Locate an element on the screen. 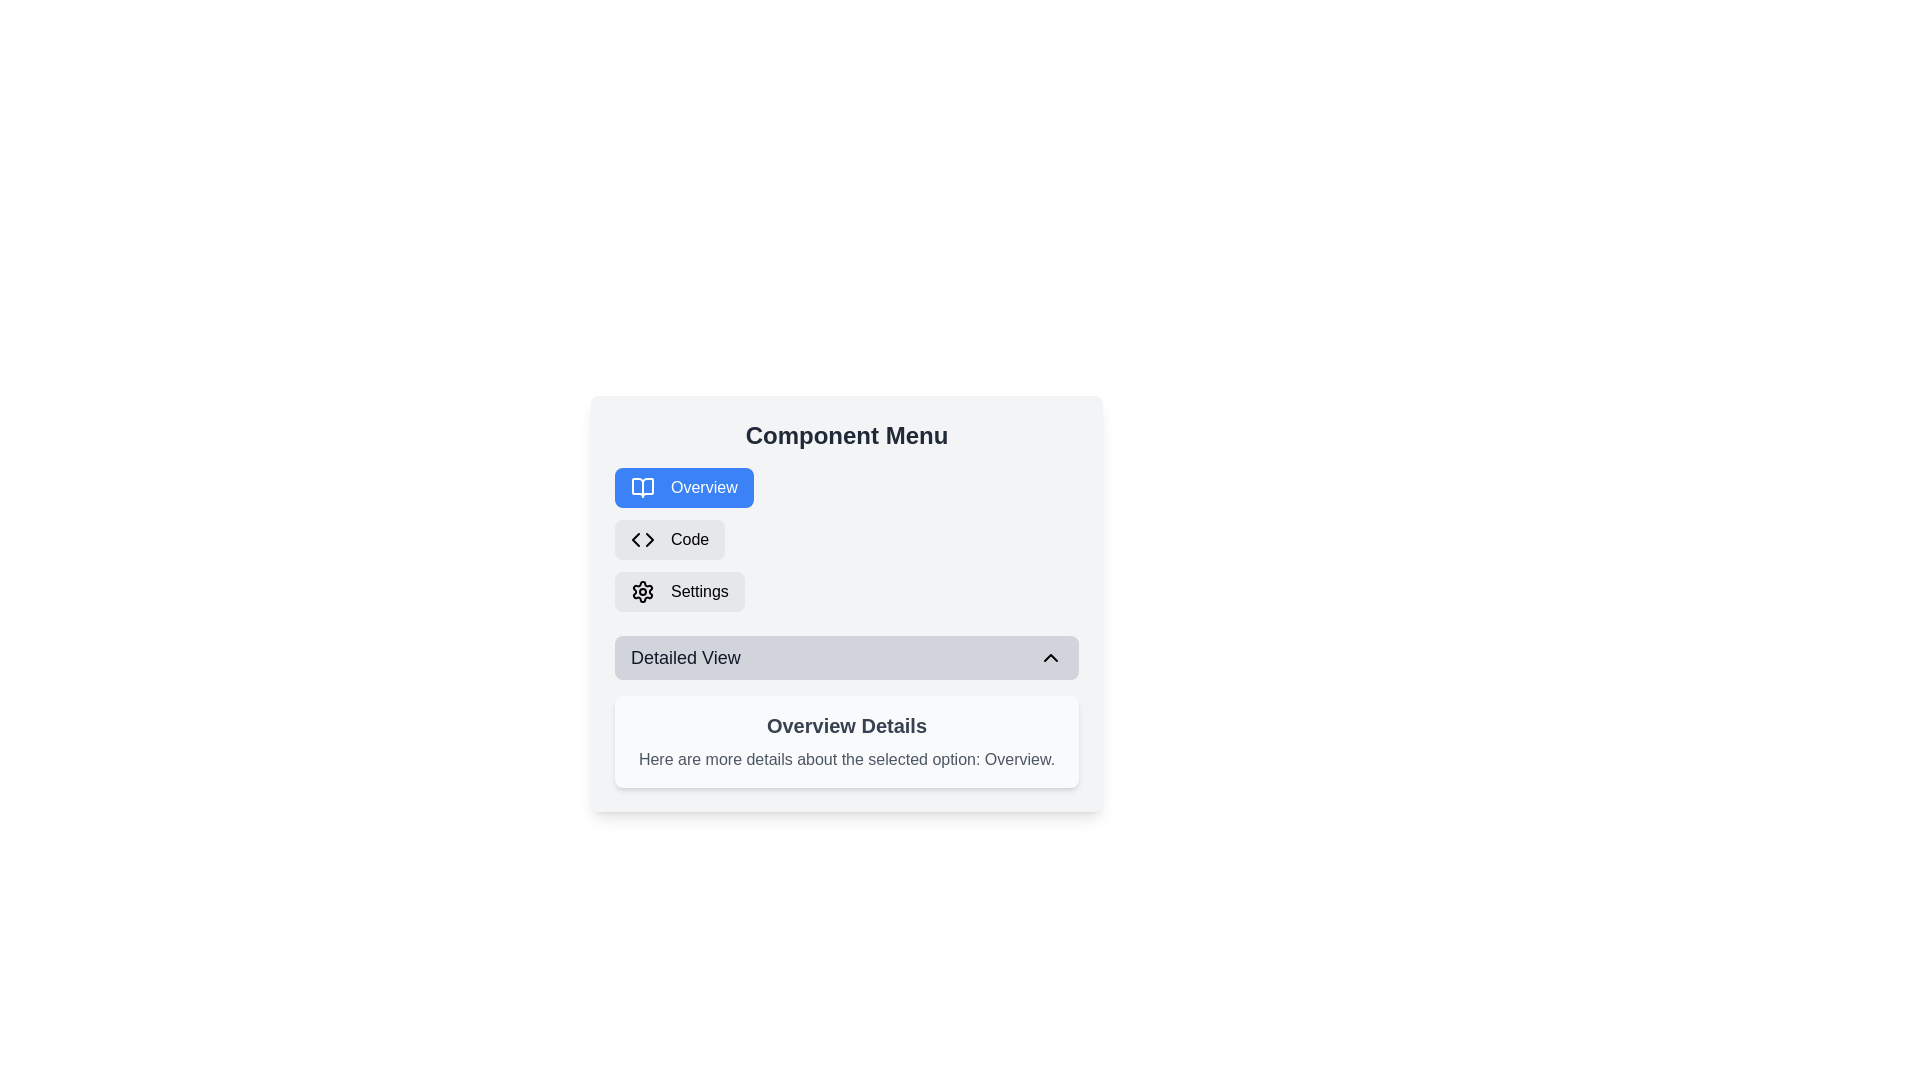 This screenshot has width=1920, height=1080. text 'Detailed View' from the label within the light gray button, which is positioned below the 'Settings' button and serves to open a detailed view of a component is located at coordinates (685, 658).